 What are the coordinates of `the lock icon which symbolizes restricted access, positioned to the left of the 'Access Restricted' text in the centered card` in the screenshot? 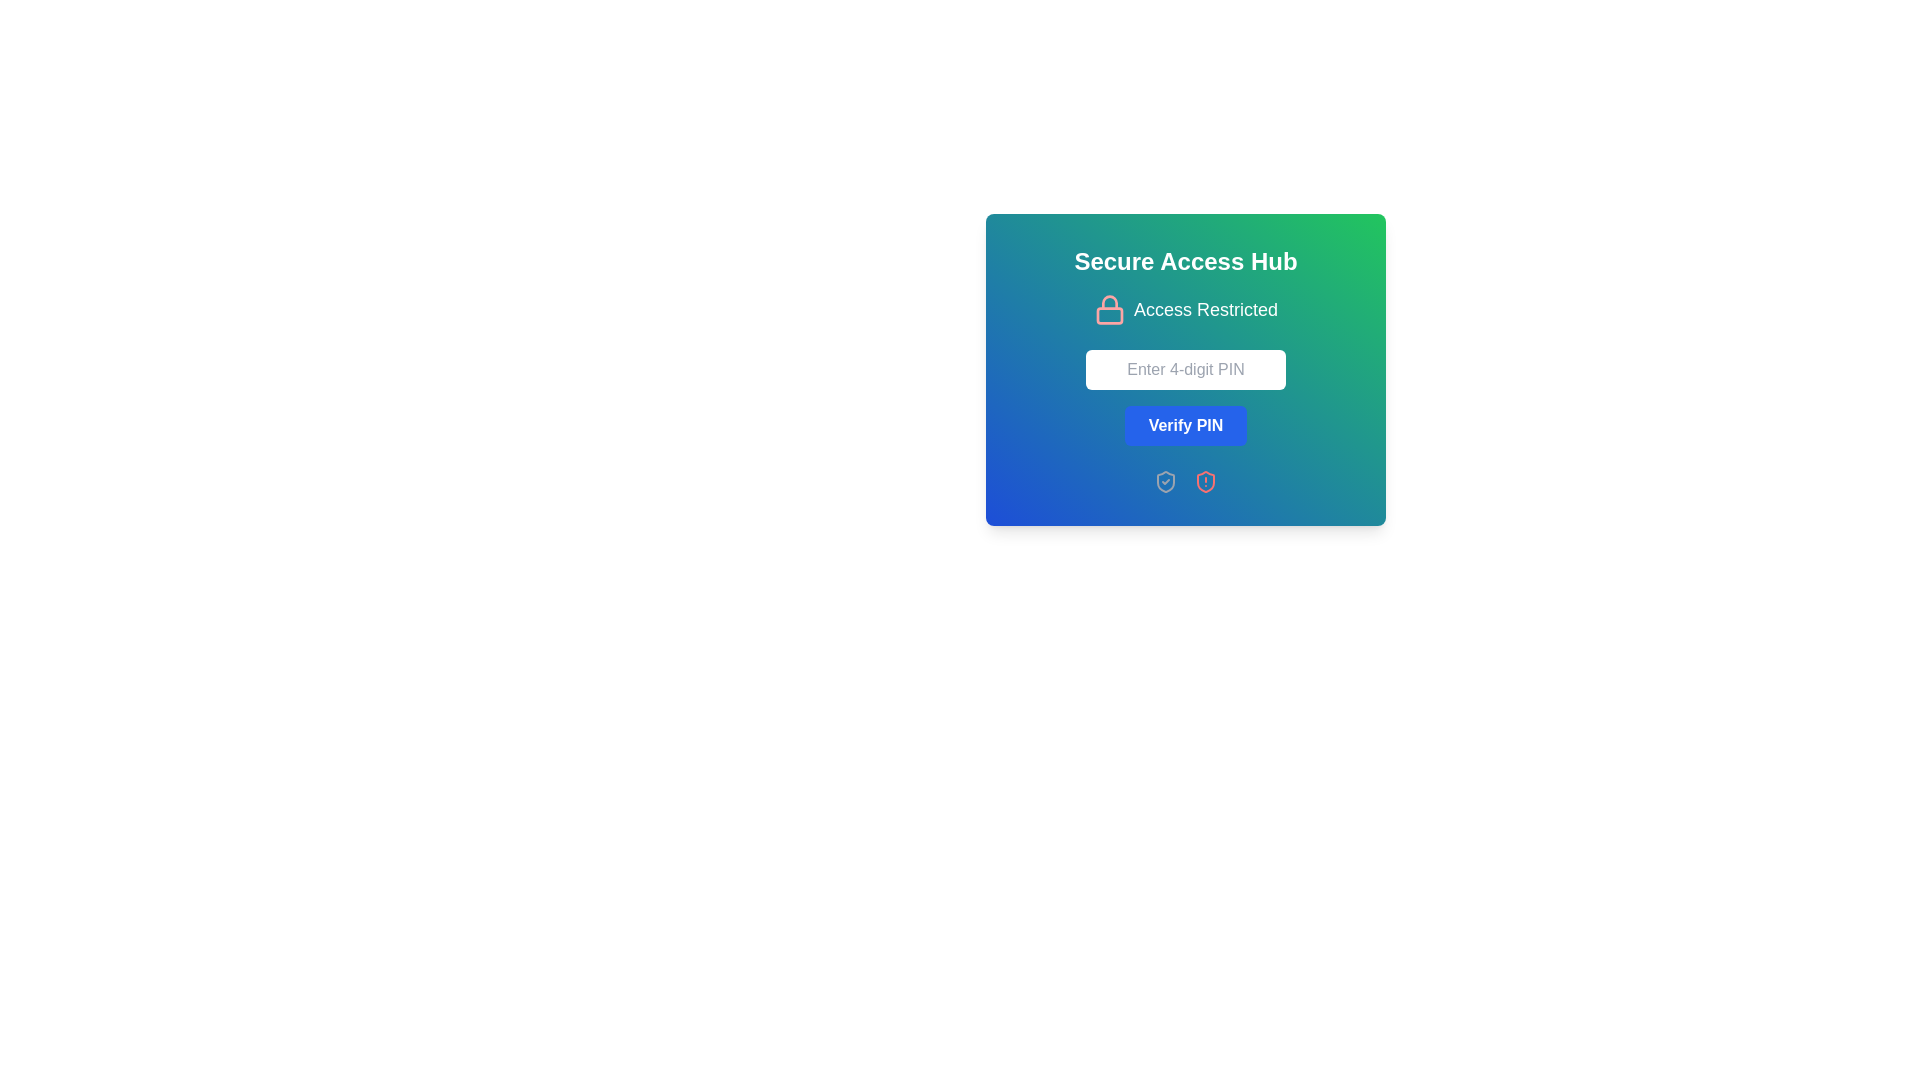 It's located at (1108, 309).